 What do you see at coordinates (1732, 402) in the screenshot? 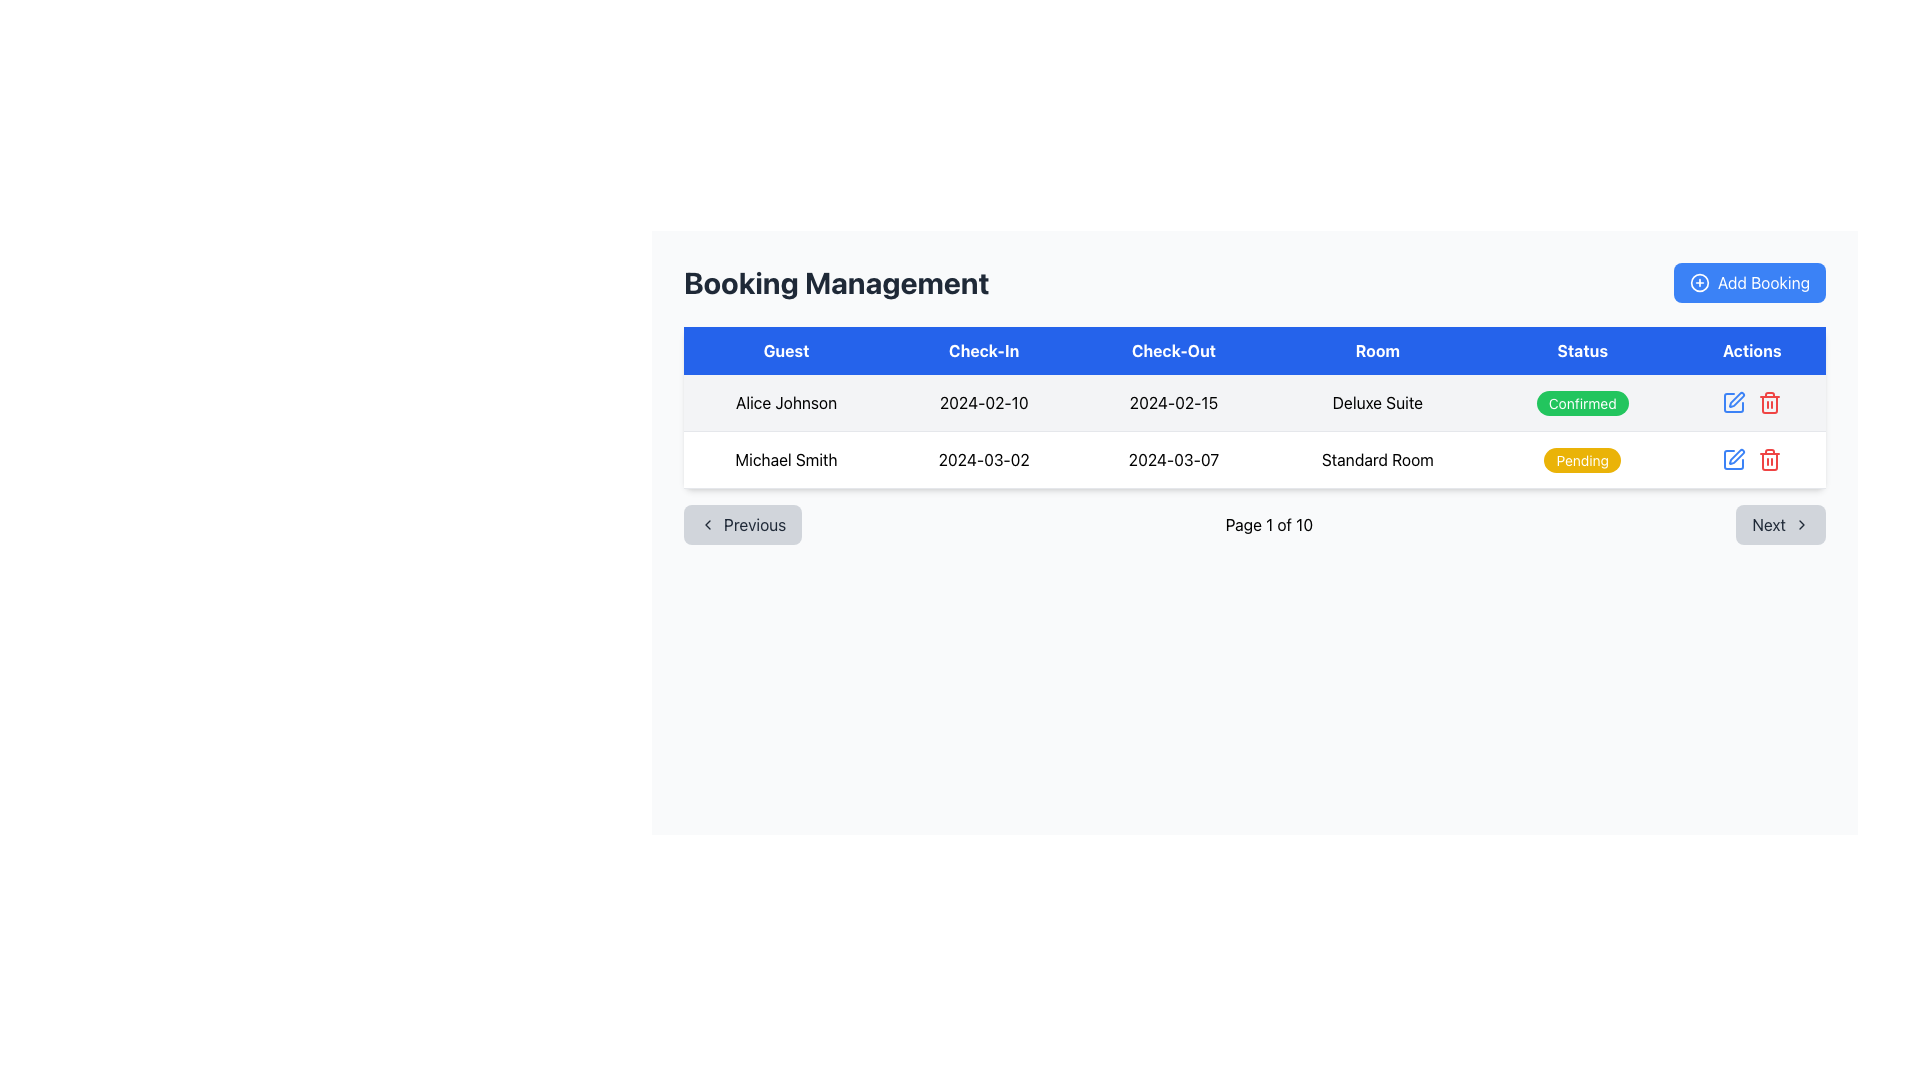
I see `the edit icon located in the 'Actions' column of the second row for 'Michael Smith' to initiate an edit action` at bounding box center [1732, 402].